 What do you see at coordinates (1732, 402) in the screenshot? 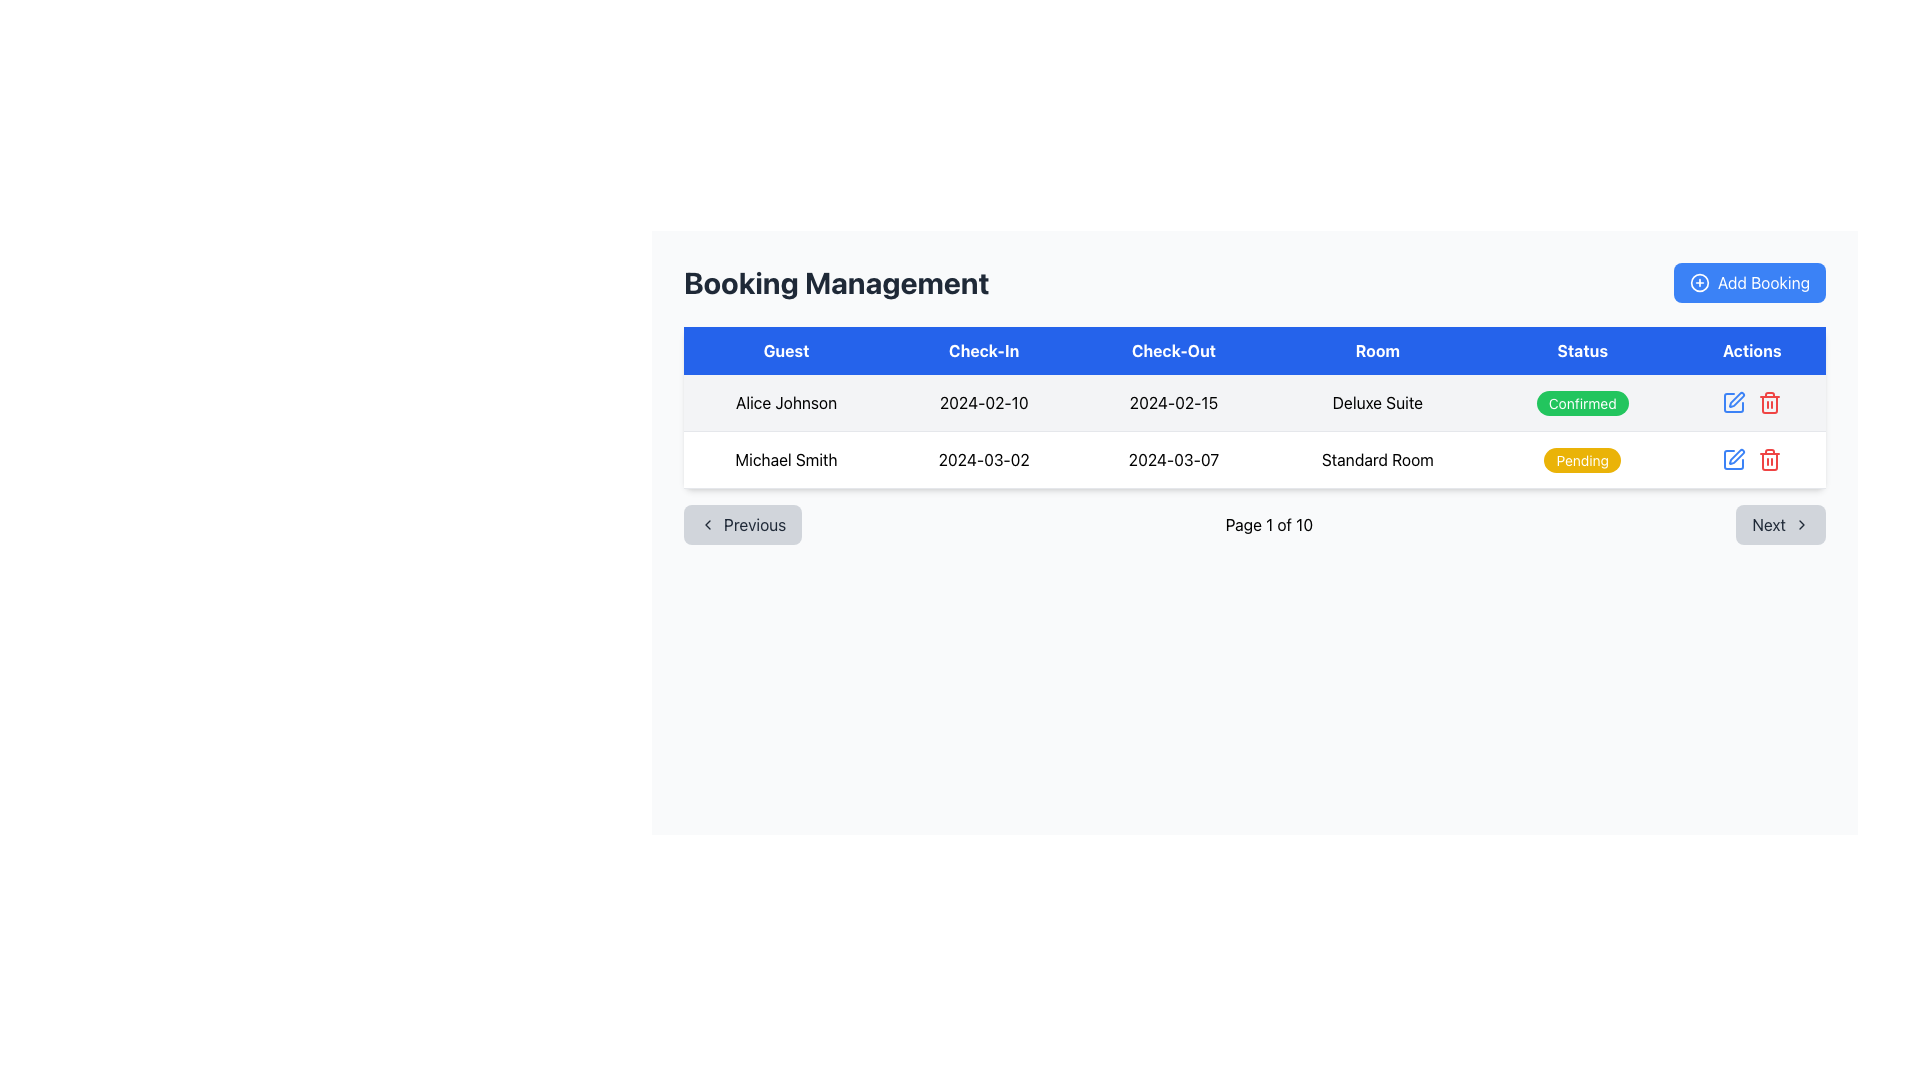
I see `the edit icon located in the 'Actions' column of the second row for 'Michael Smith' to initiate an edit action` at bounding box center [1732, 402].